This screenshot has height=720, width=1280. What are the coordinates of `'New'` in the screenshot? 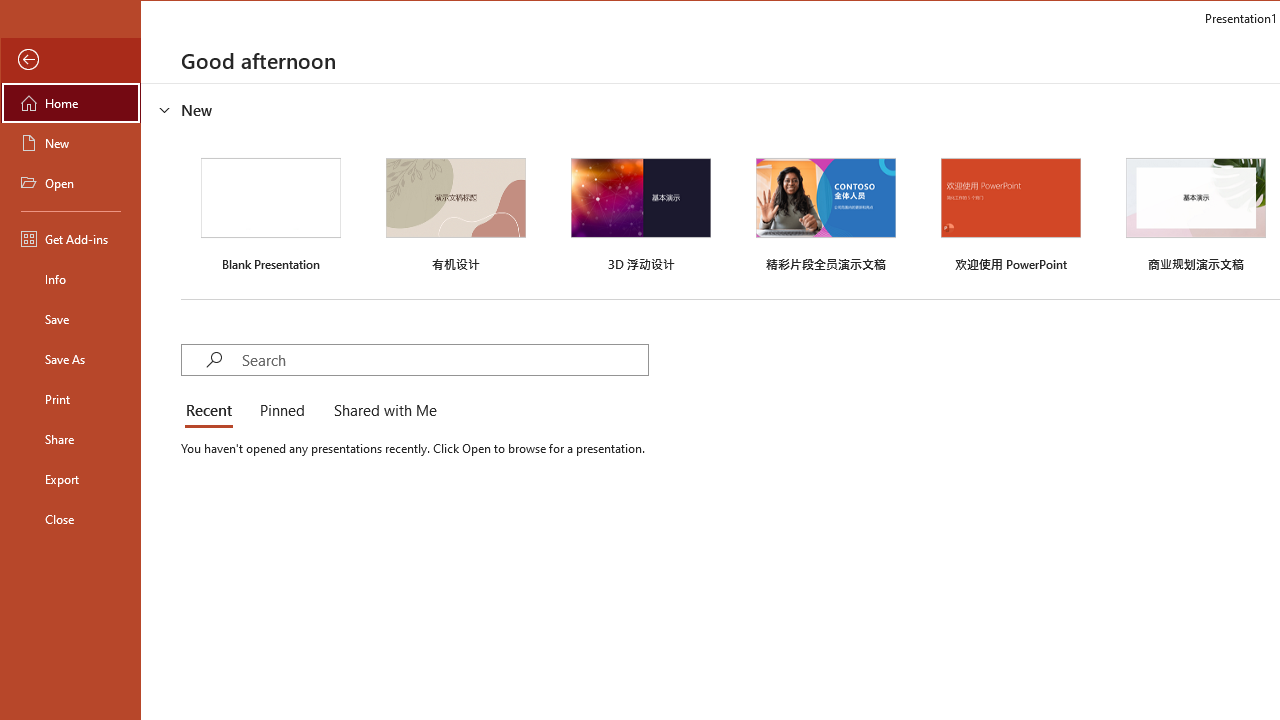 It's located at (71, 141).